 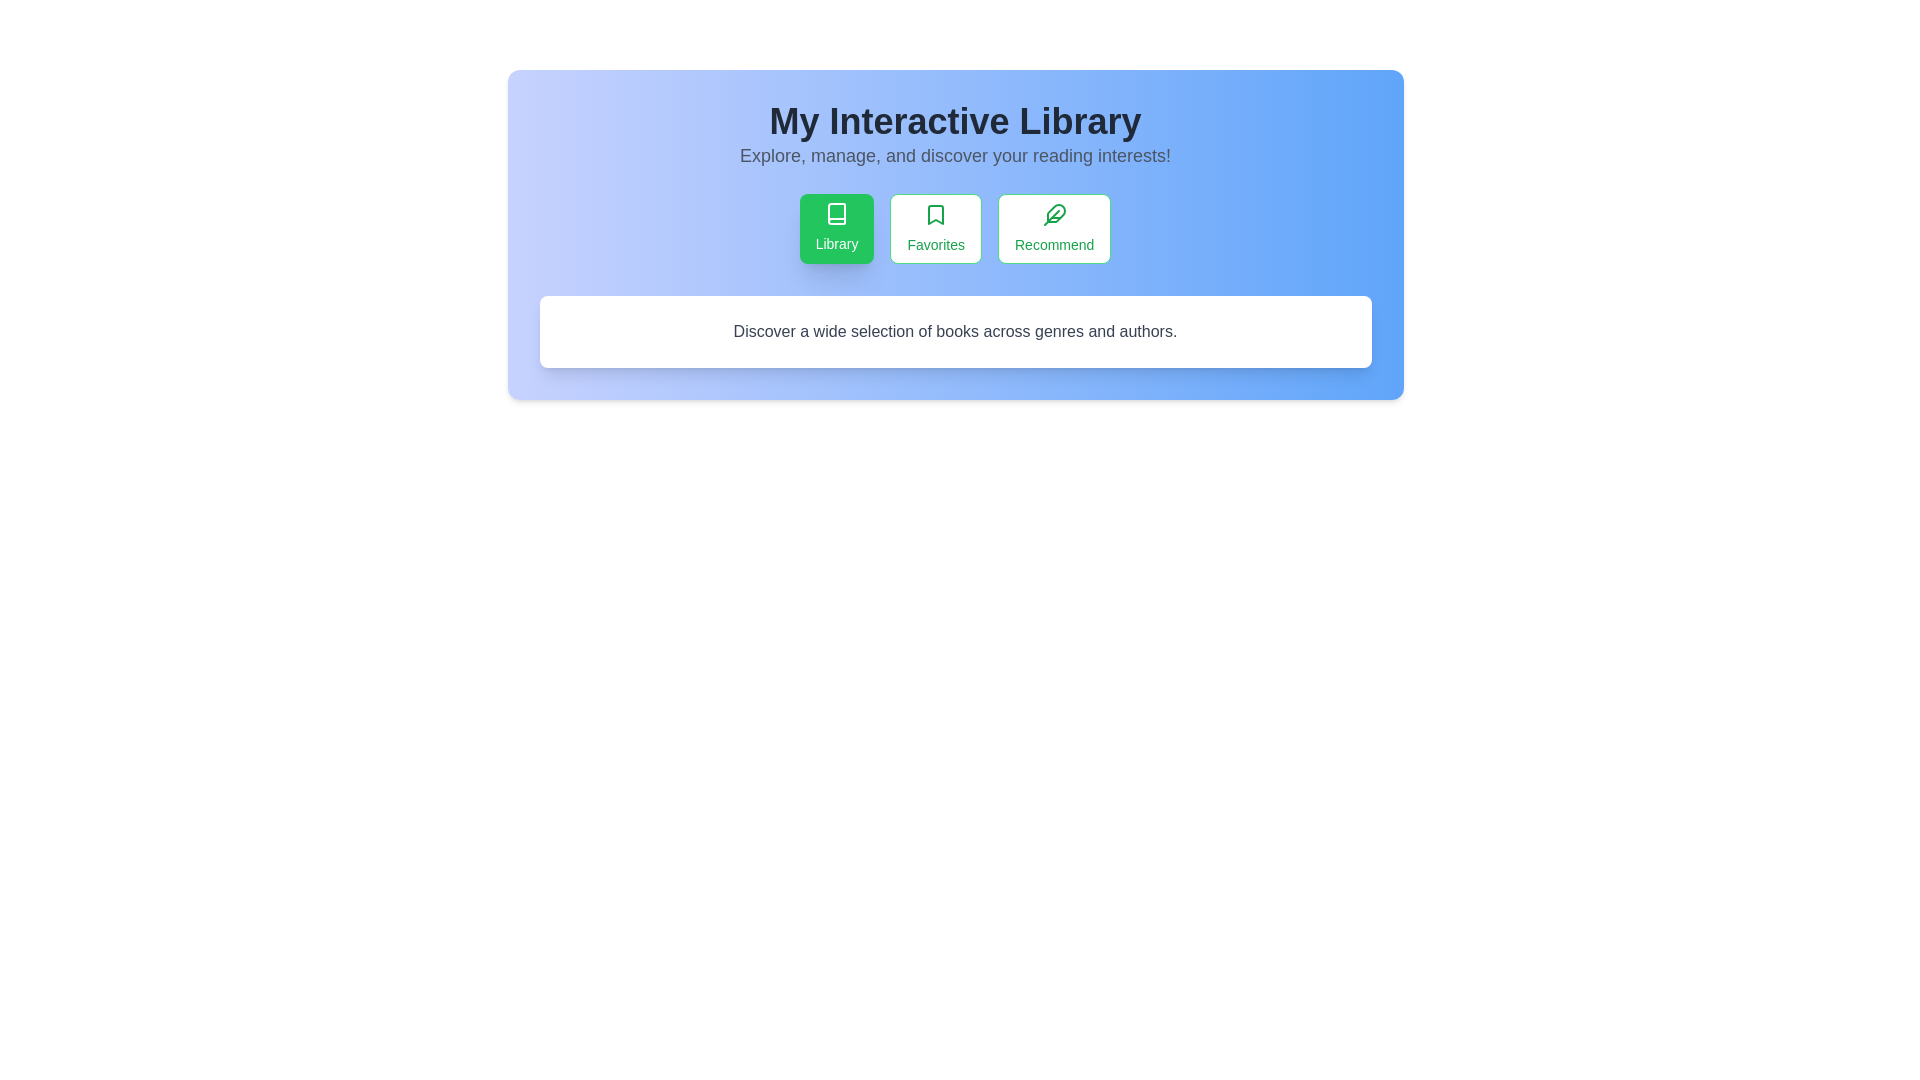 What do you see at coordinates (1053, 227) in the screenshot?
I see `the Recommend tab to view its content` at bounding box center [1053, 227].